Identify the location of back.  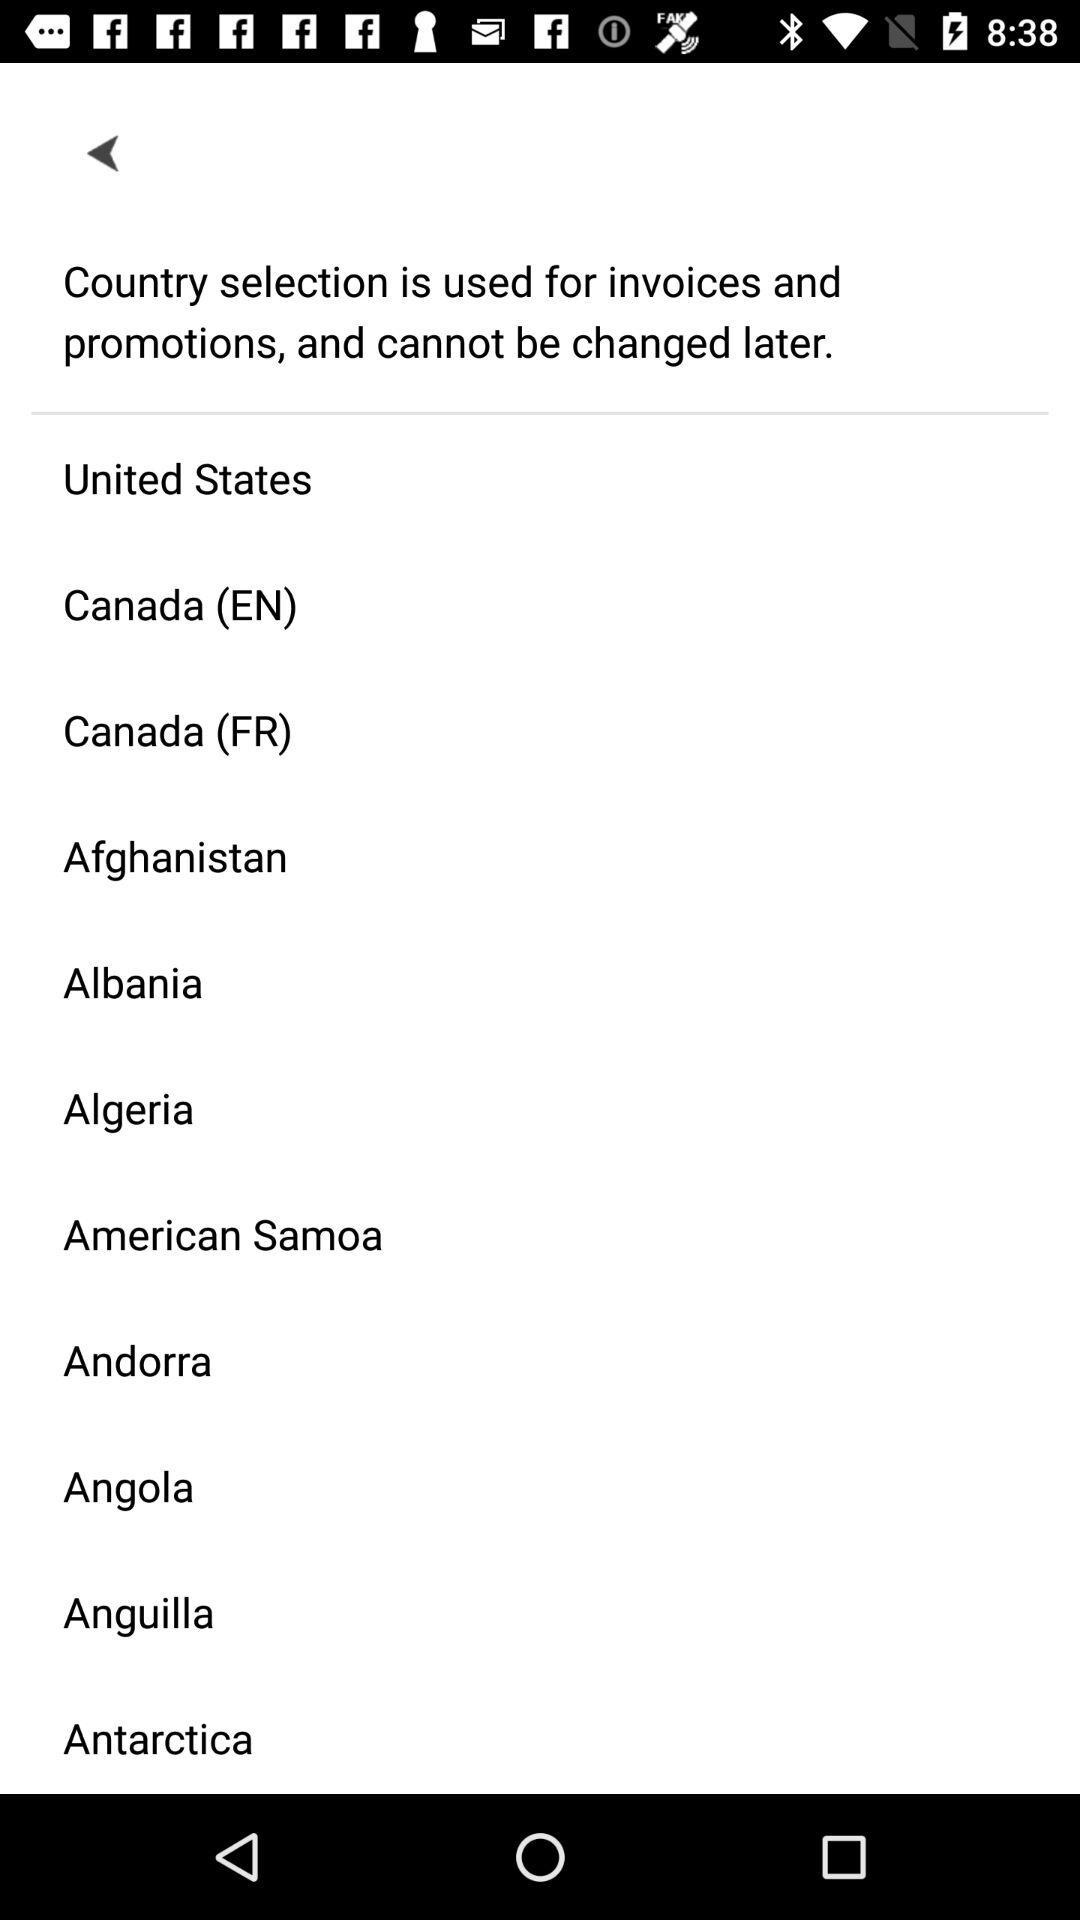
(104, 151).